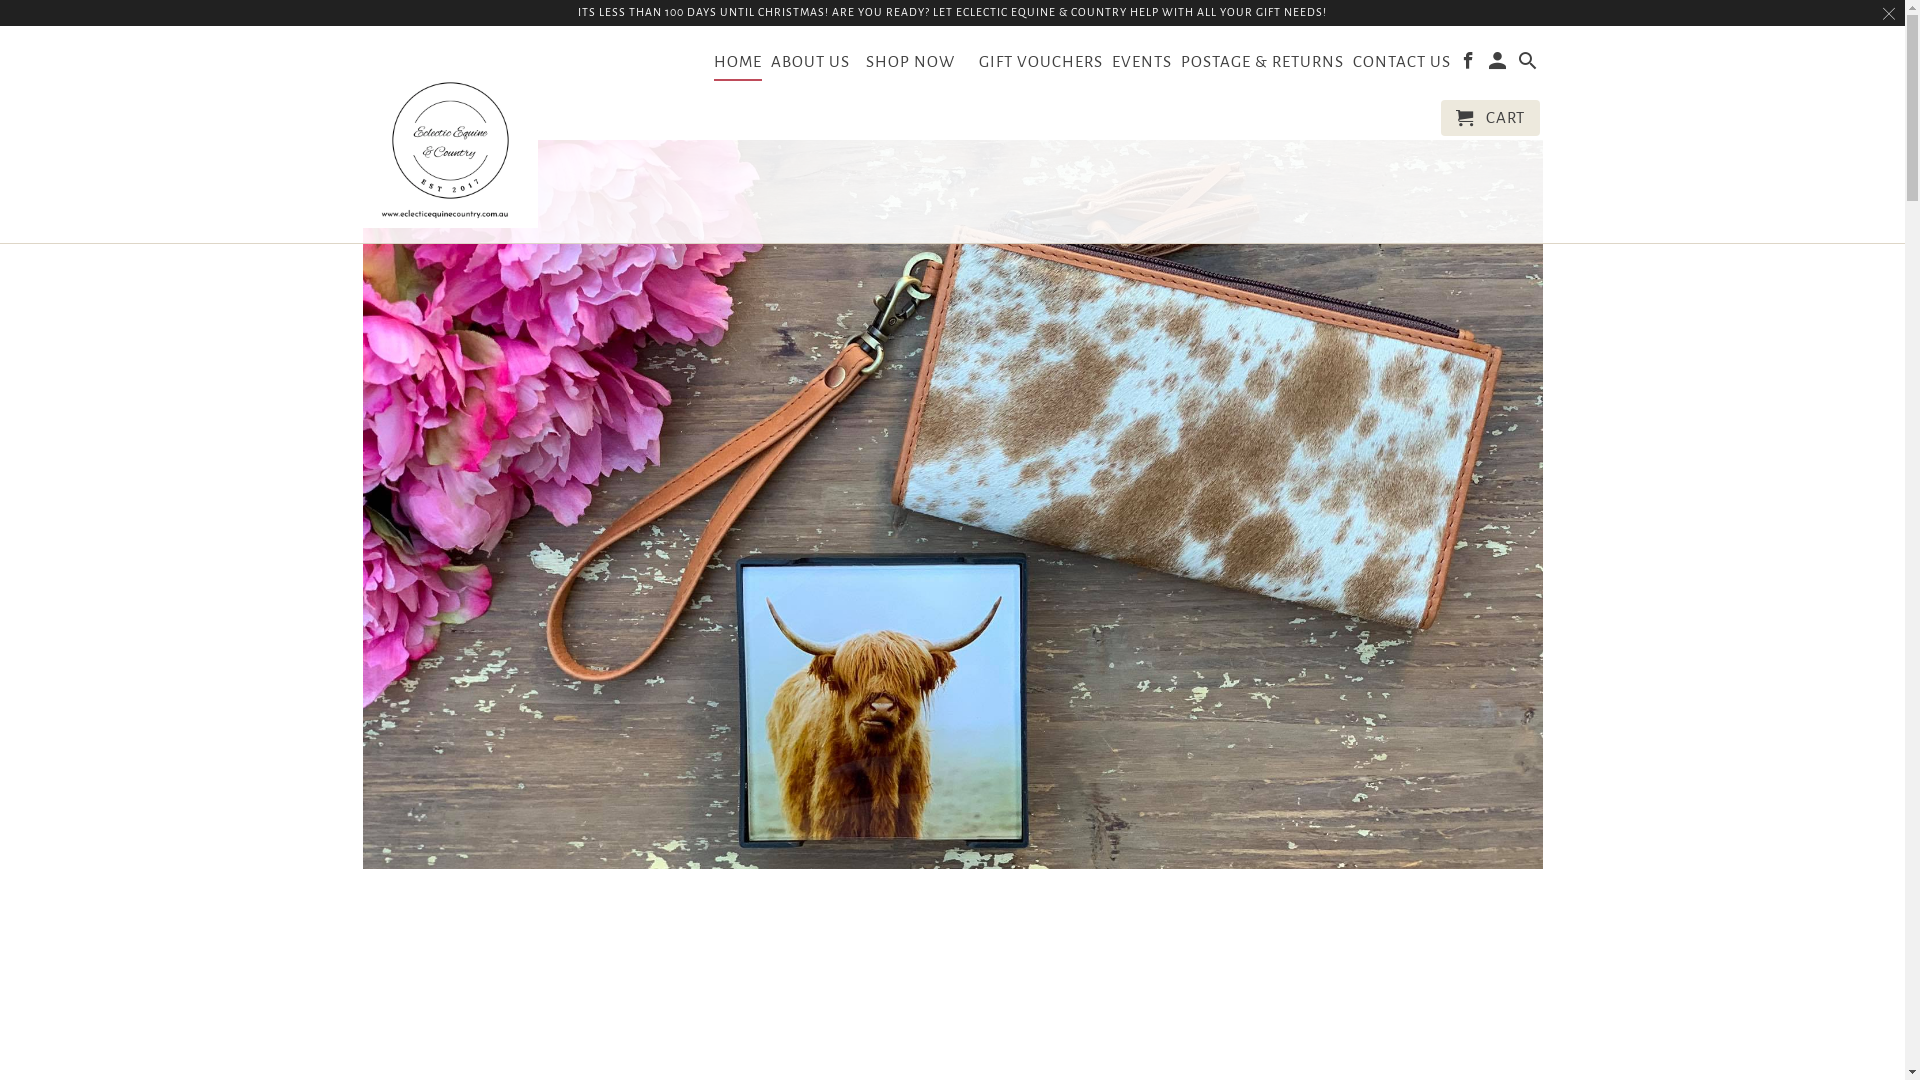 Image resolution: width=1920 pixels, height=1080 pixels. Describe the element at coordinates (1400, 64) in the screenshot. I see `'CONTACT US'` at that location.